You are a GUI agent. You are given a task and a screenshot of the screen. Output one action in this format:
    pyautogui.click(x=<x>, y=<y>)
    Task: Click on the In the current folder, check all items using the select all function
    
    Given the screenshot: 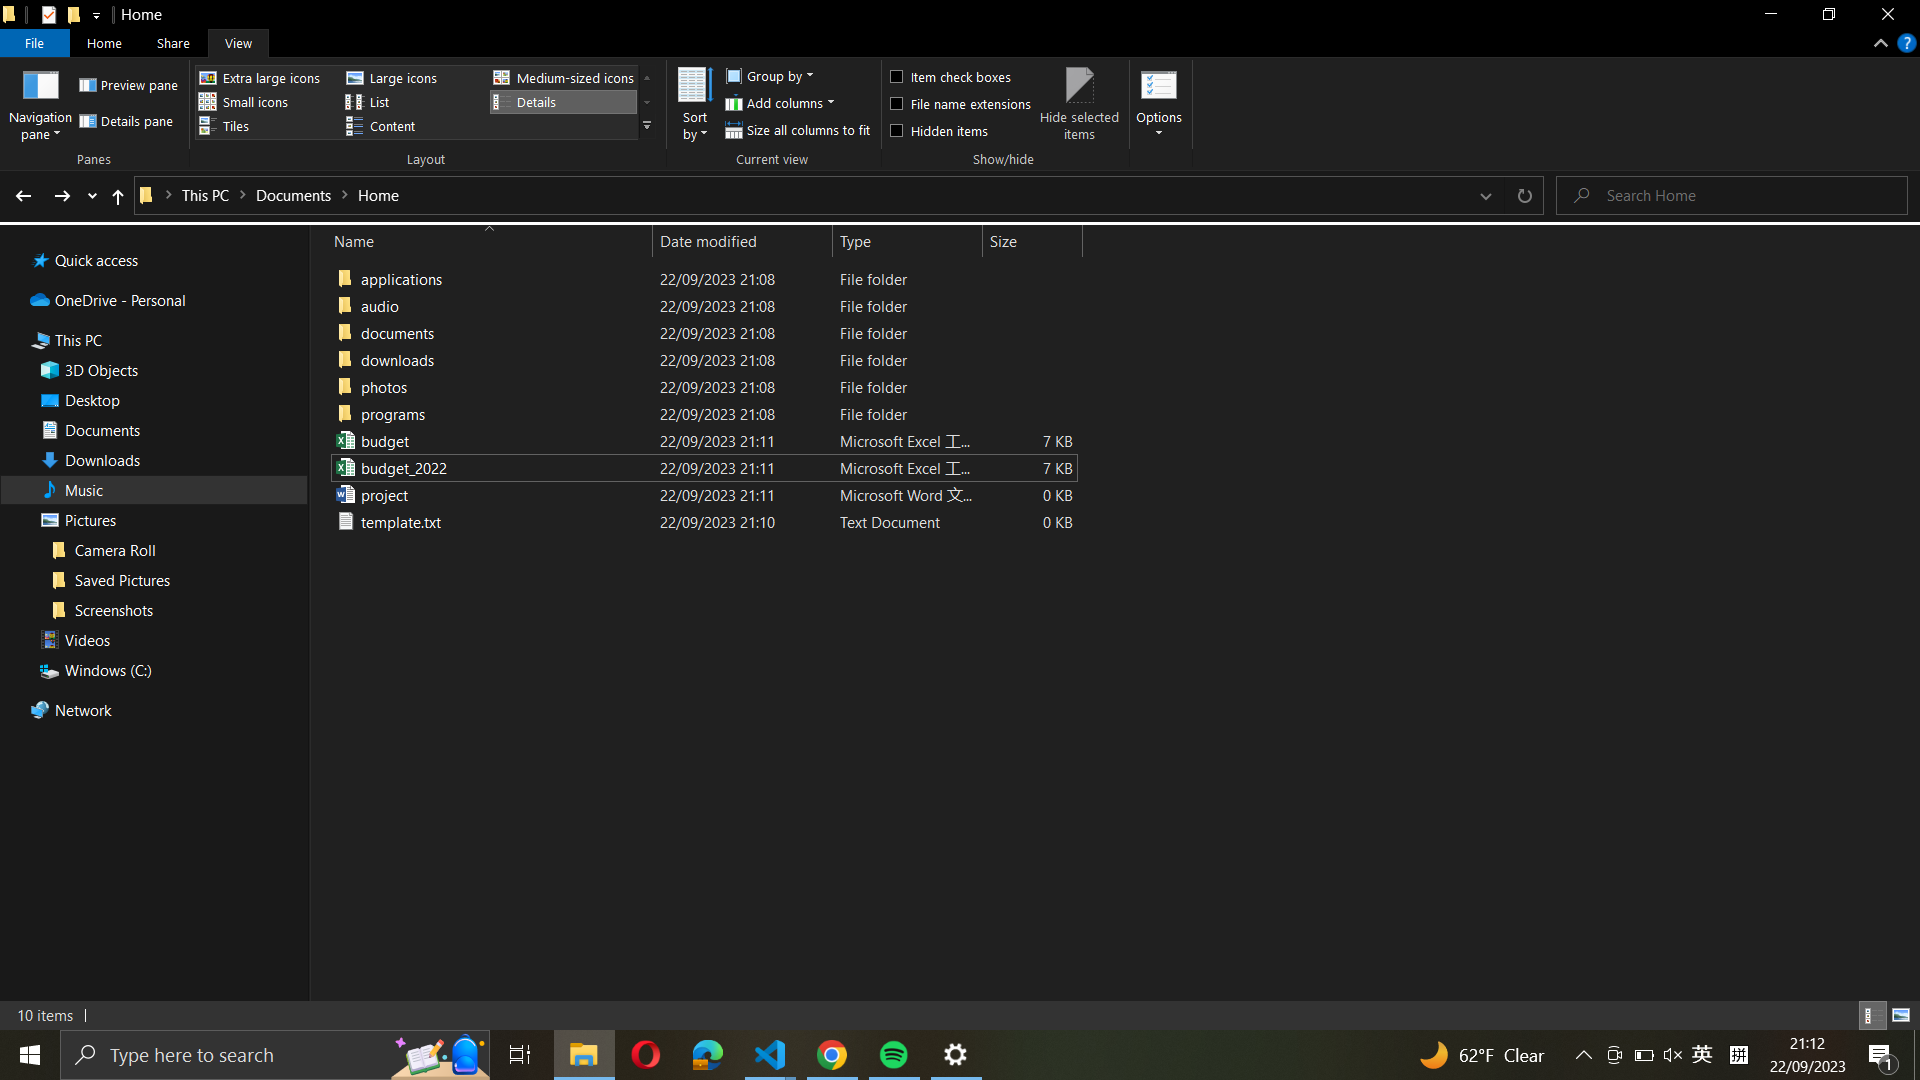 What is the action you would take?
    pyautogui.click(x=957, y=73)
    